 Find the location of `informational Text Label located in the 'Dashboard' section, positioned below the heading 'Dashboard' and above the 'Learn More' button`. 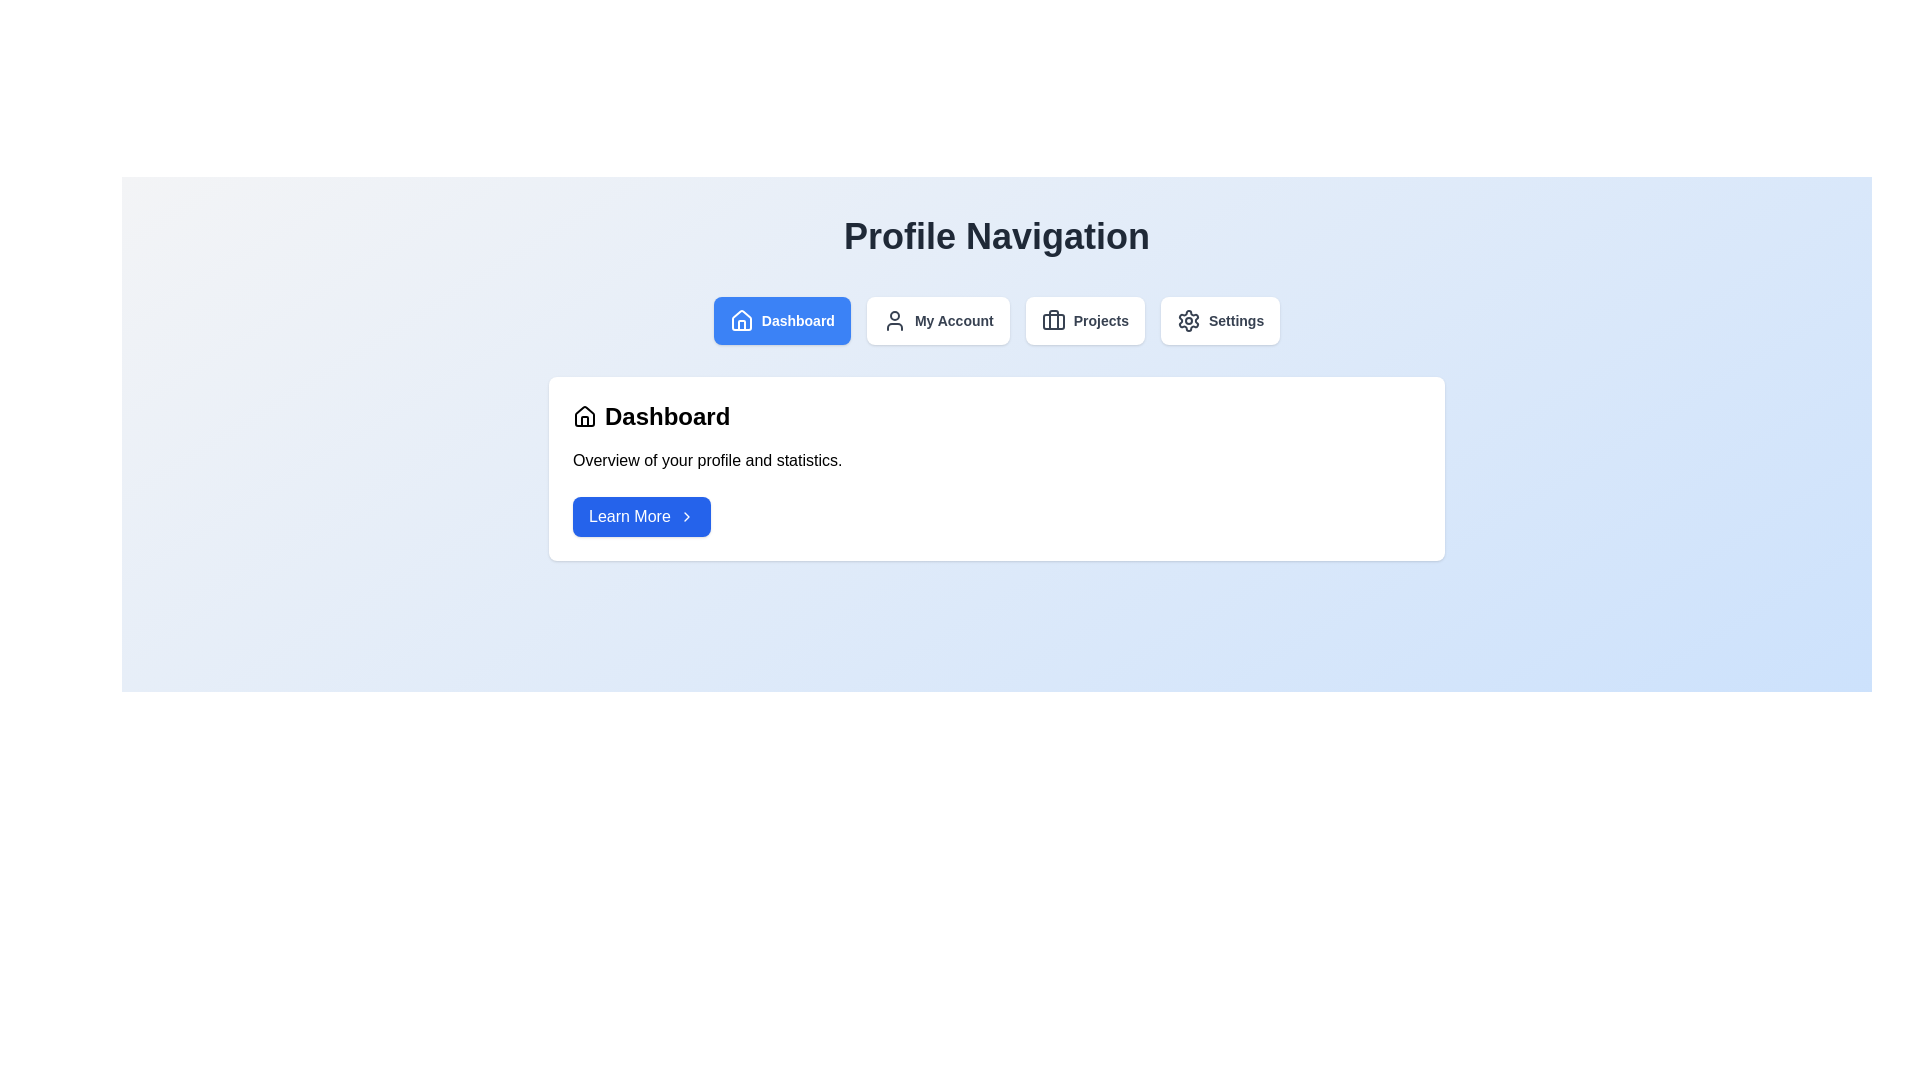

informational Text Label located in the 'Dashboard' section, positioned below the heading 'Dashboard' and above the 'Learn More' button is located at coordinates (707, 461).